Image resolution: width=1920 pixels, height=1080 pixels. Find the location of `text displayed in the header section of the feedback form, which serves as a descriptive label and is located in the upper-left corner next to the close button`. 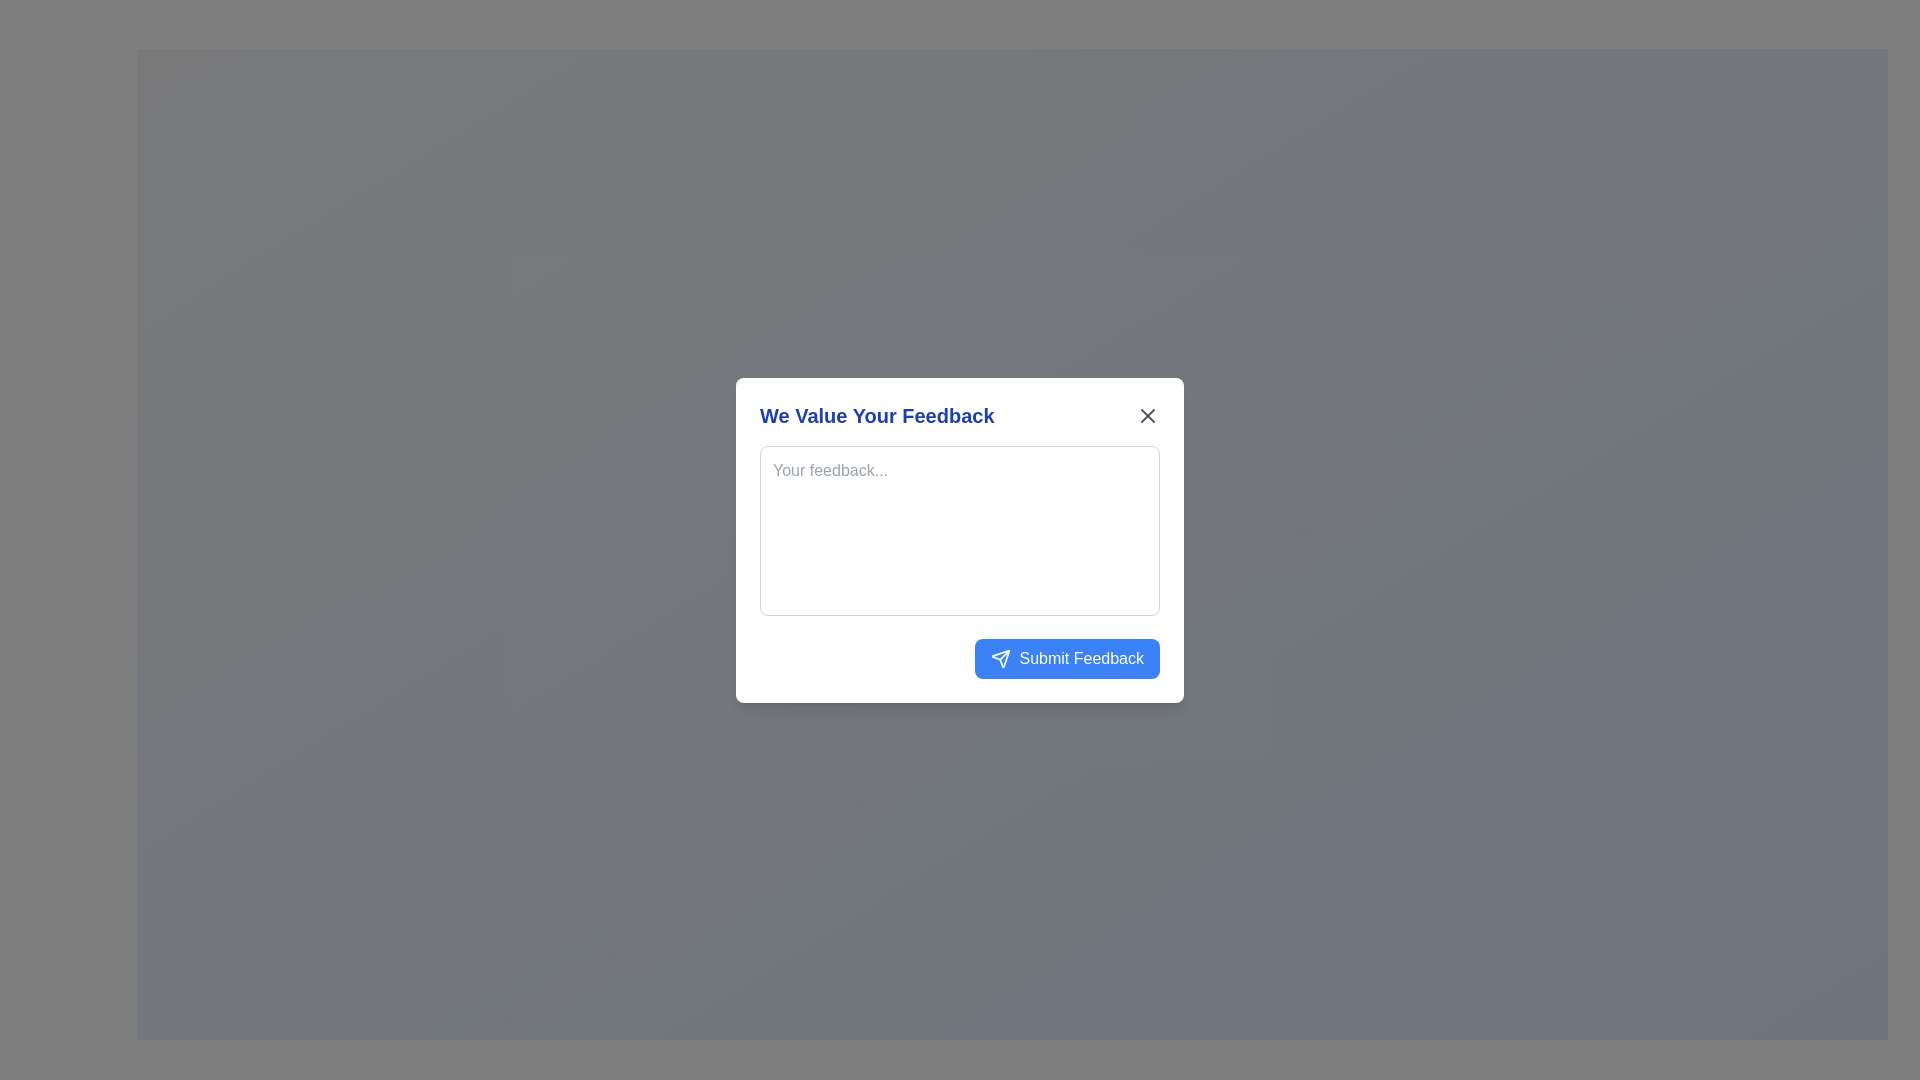

text displayed in the header section of the feedback form, which serves as a descriptive label and is located in the upper-left corner next to the close button is located at coordinates (877, 414).